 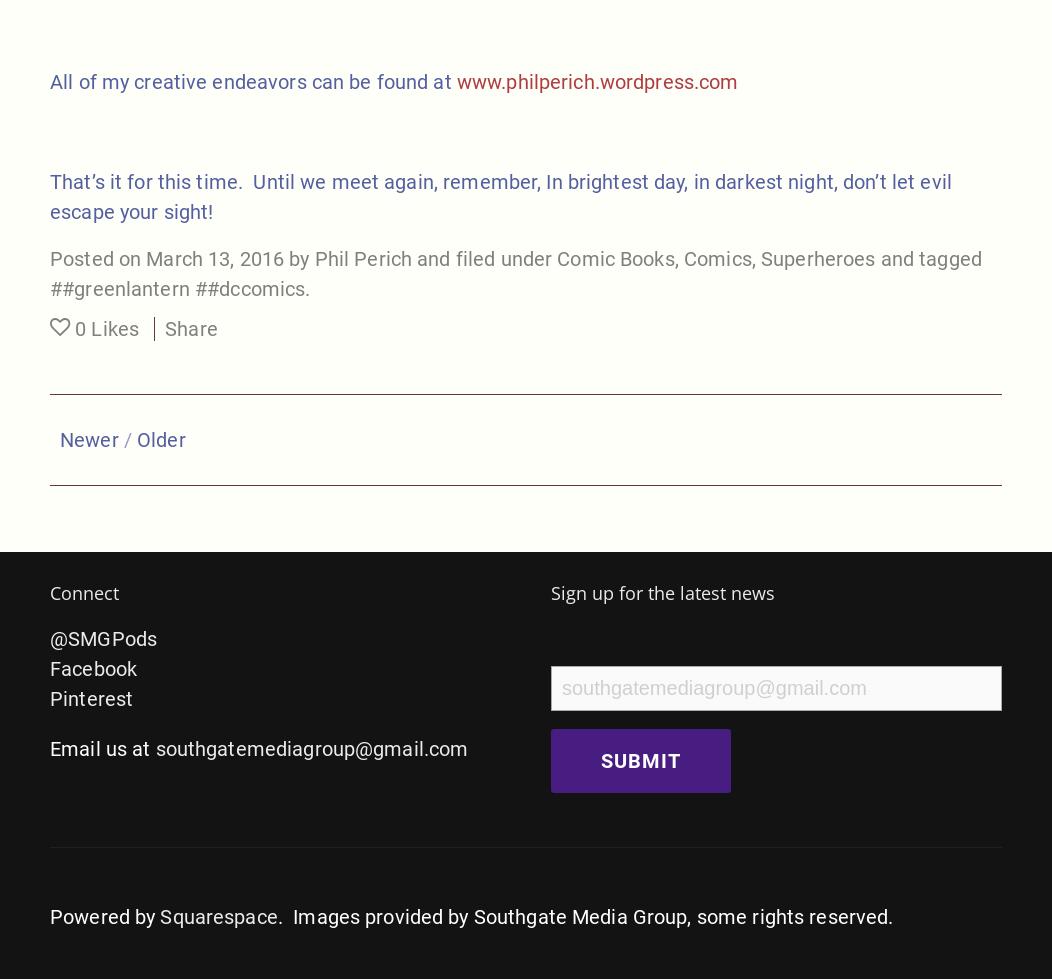 I want to click on 'Comic Books', so click(x=615, y=257).